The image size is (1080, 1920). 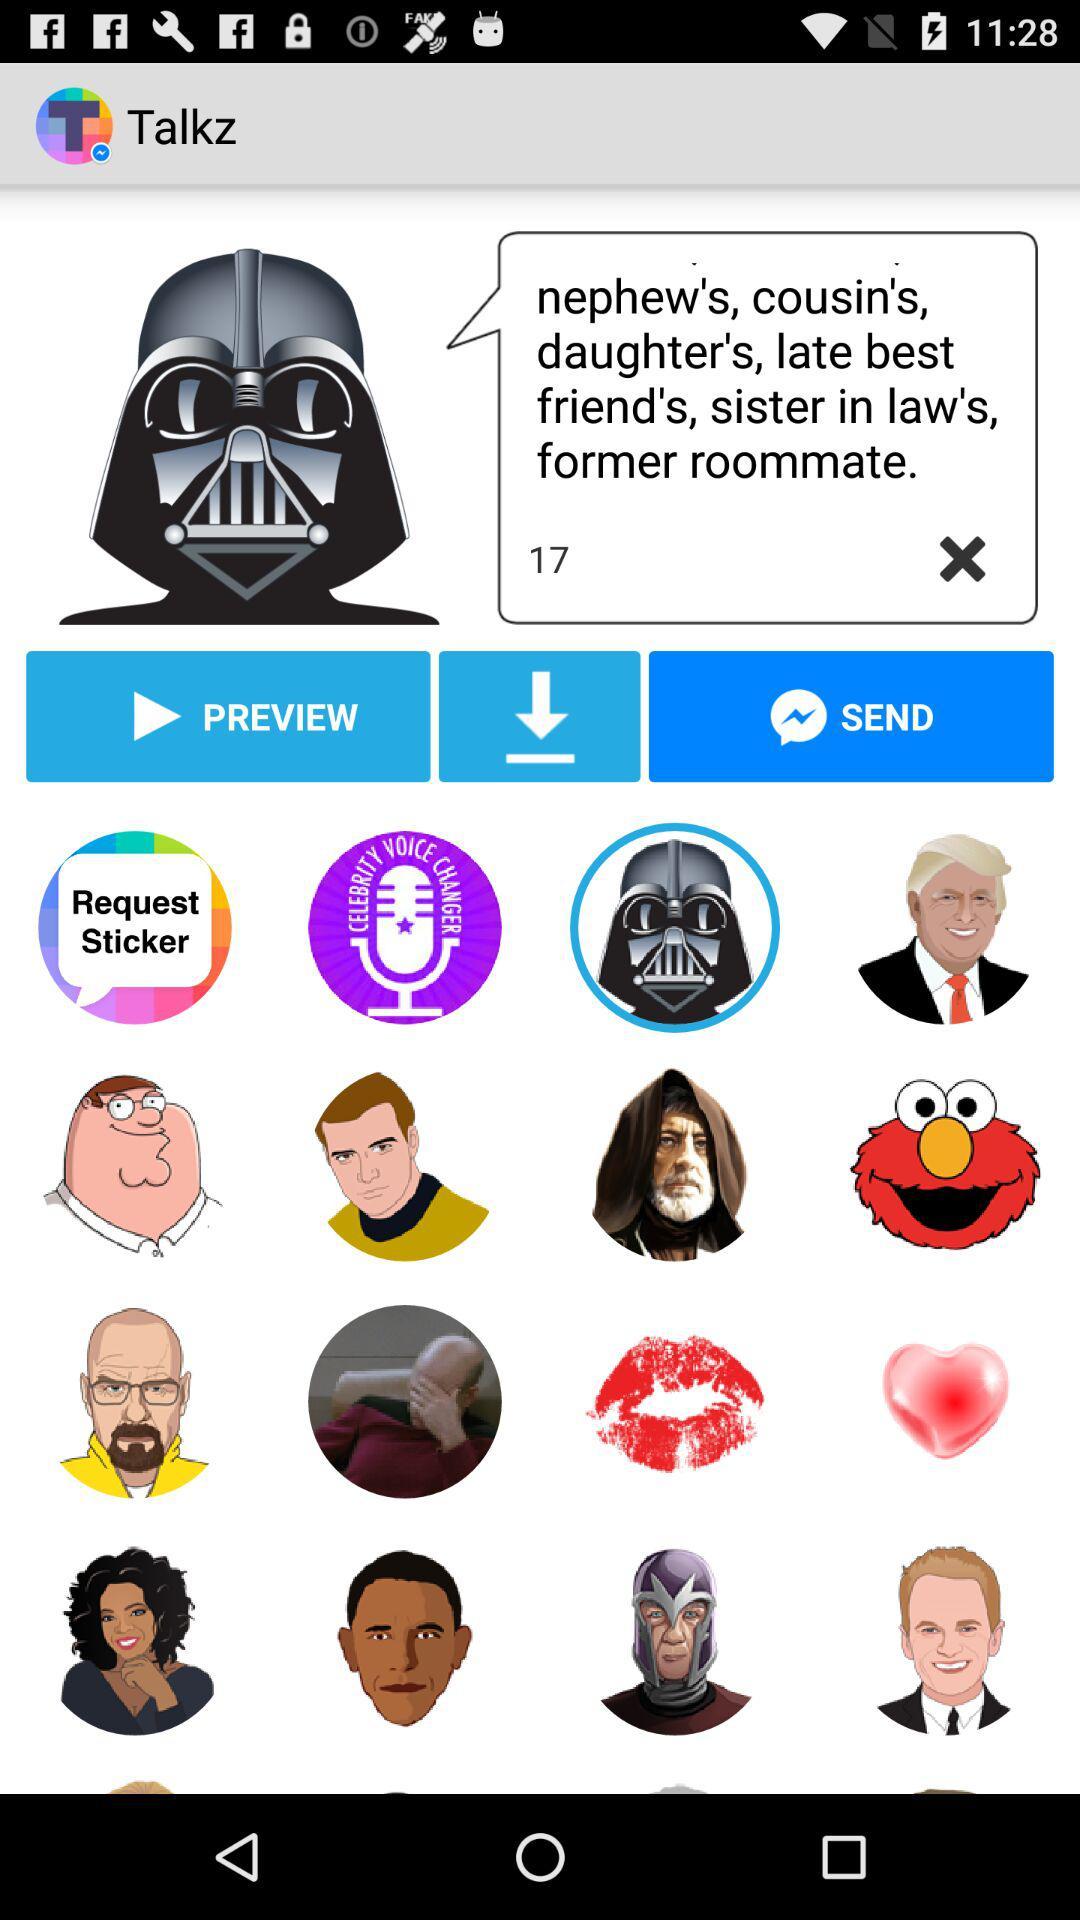 What do you see at coordinates (961, 559) in the screenshot?
I see `close` at bounding box center [961, 559].